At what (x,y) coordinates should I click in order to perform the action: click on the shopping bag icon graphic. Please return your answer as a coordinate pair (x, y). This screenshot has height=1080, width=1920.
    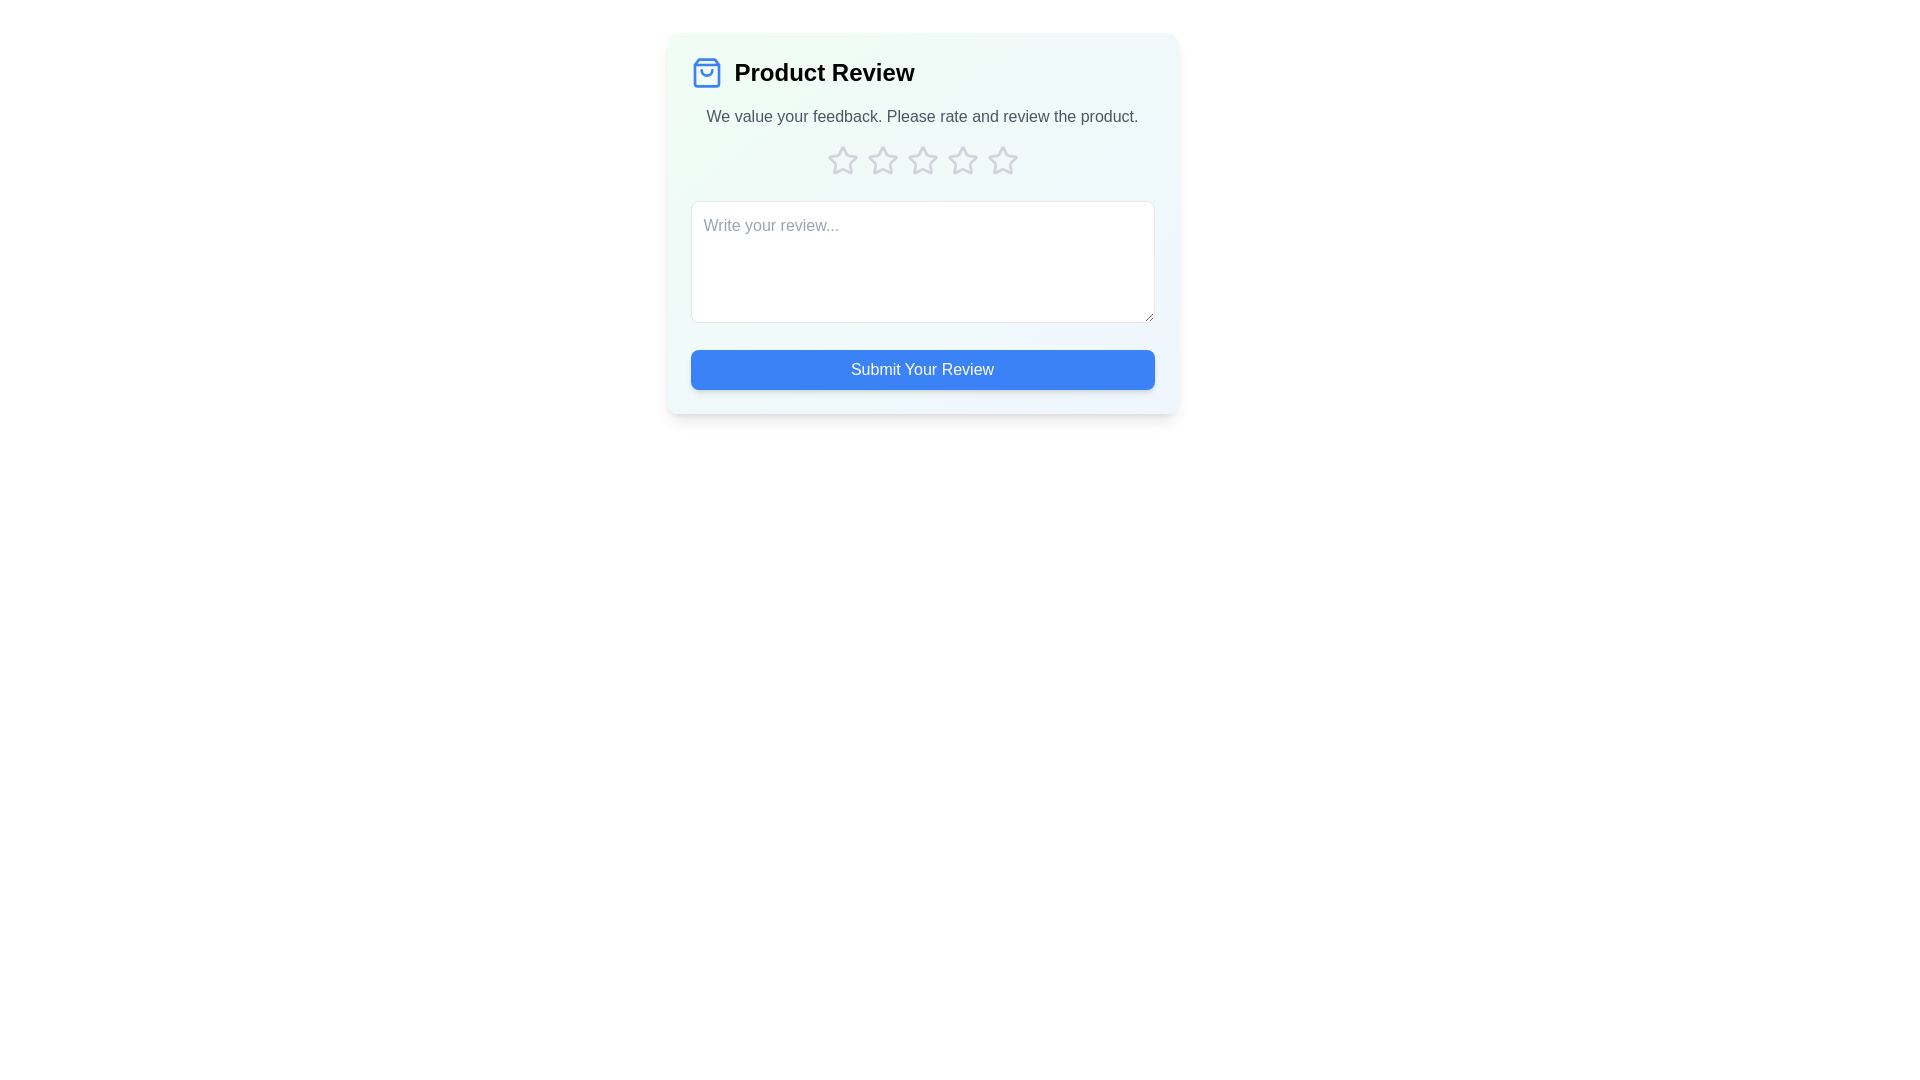
    Looking at the image, I should click on (706, 72).